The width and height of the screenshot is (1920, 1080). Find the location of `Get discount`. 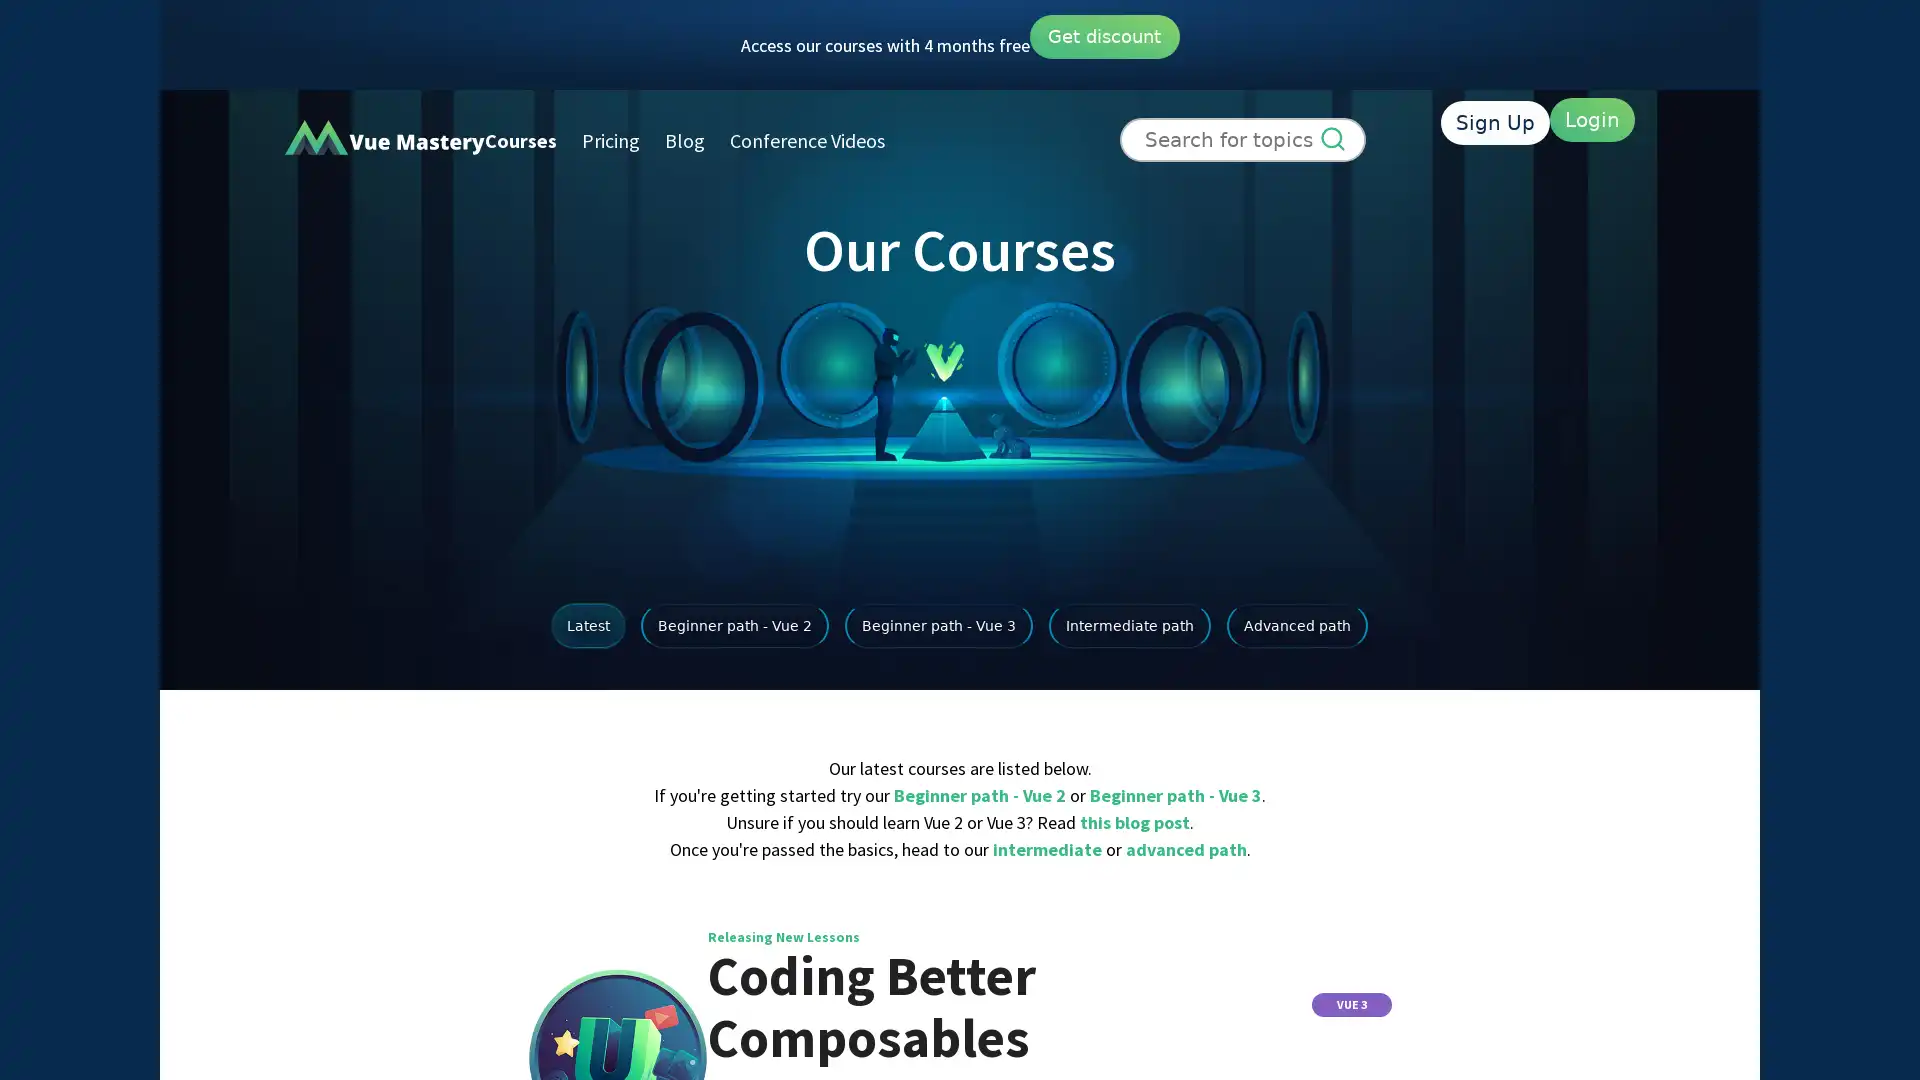

Get discount is located at coordinates (1120, 45).